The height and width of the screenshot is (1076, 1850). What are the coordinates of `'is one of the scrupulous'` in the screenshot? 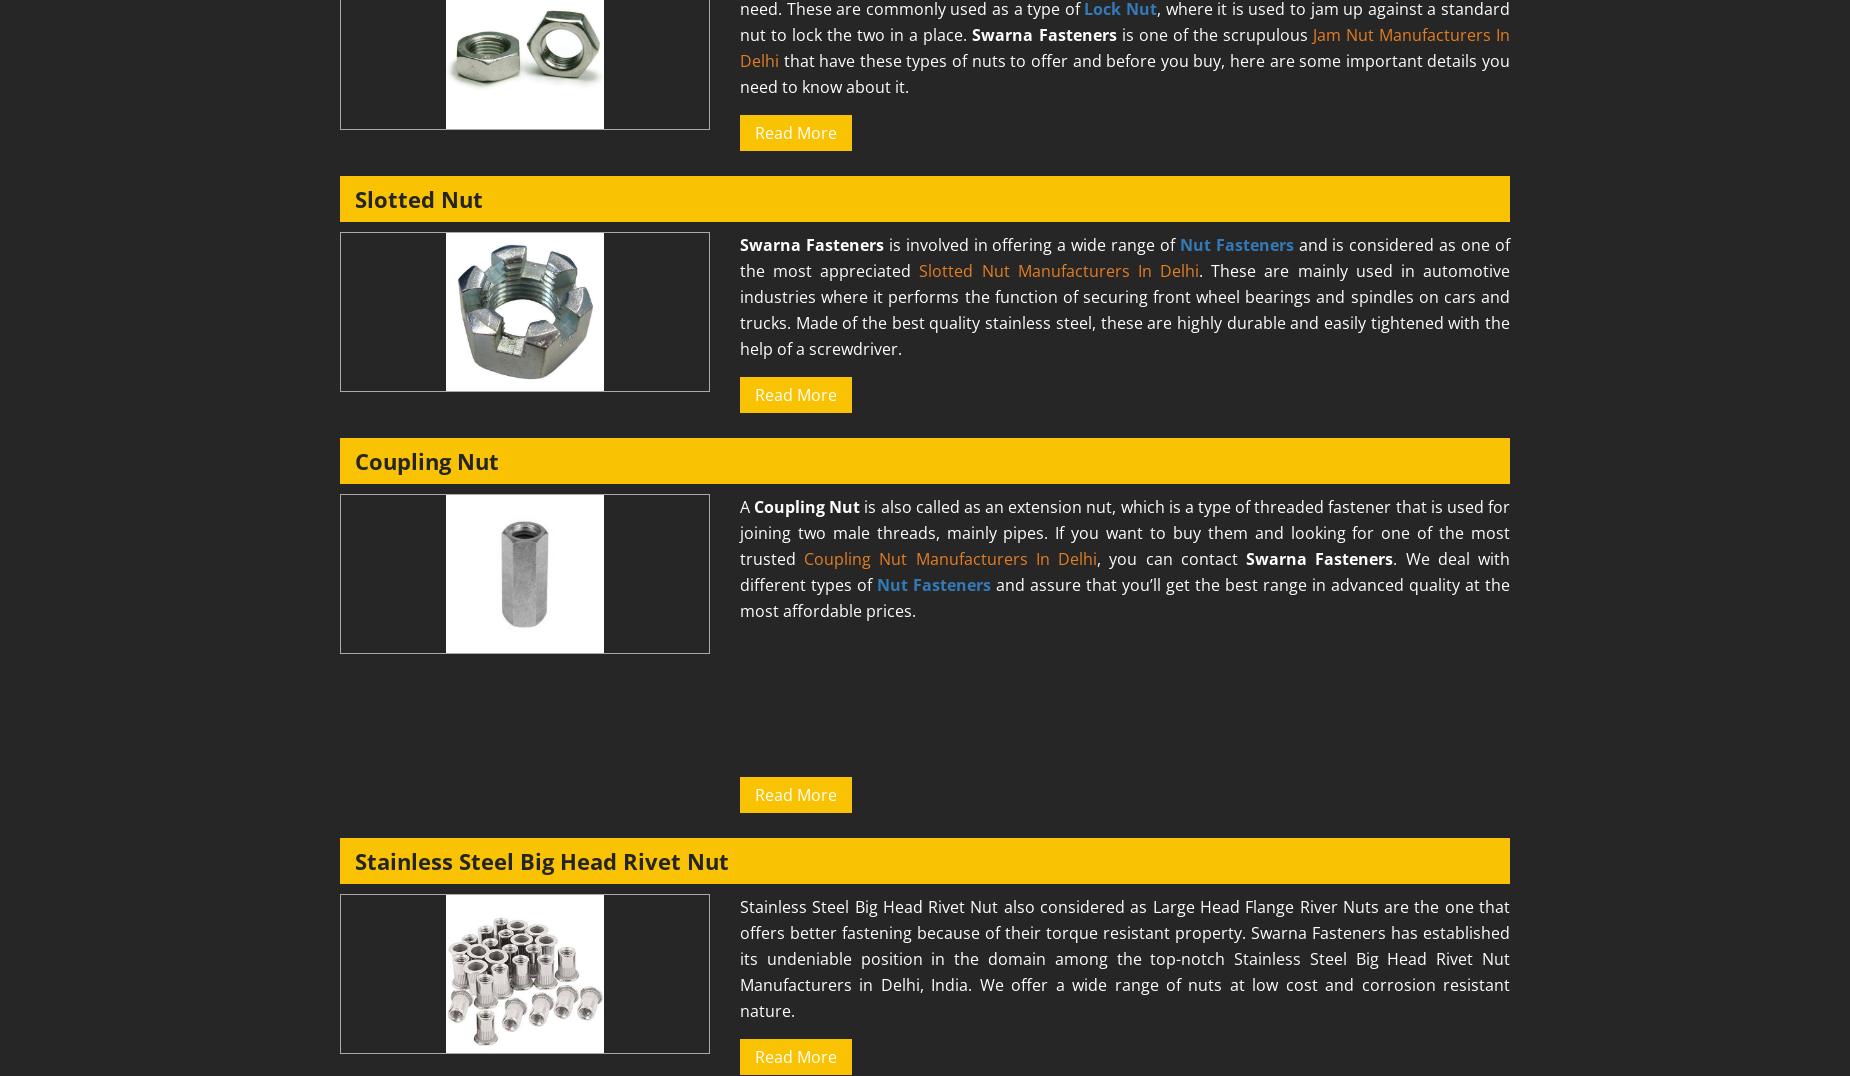 It's located at (1212, 33).